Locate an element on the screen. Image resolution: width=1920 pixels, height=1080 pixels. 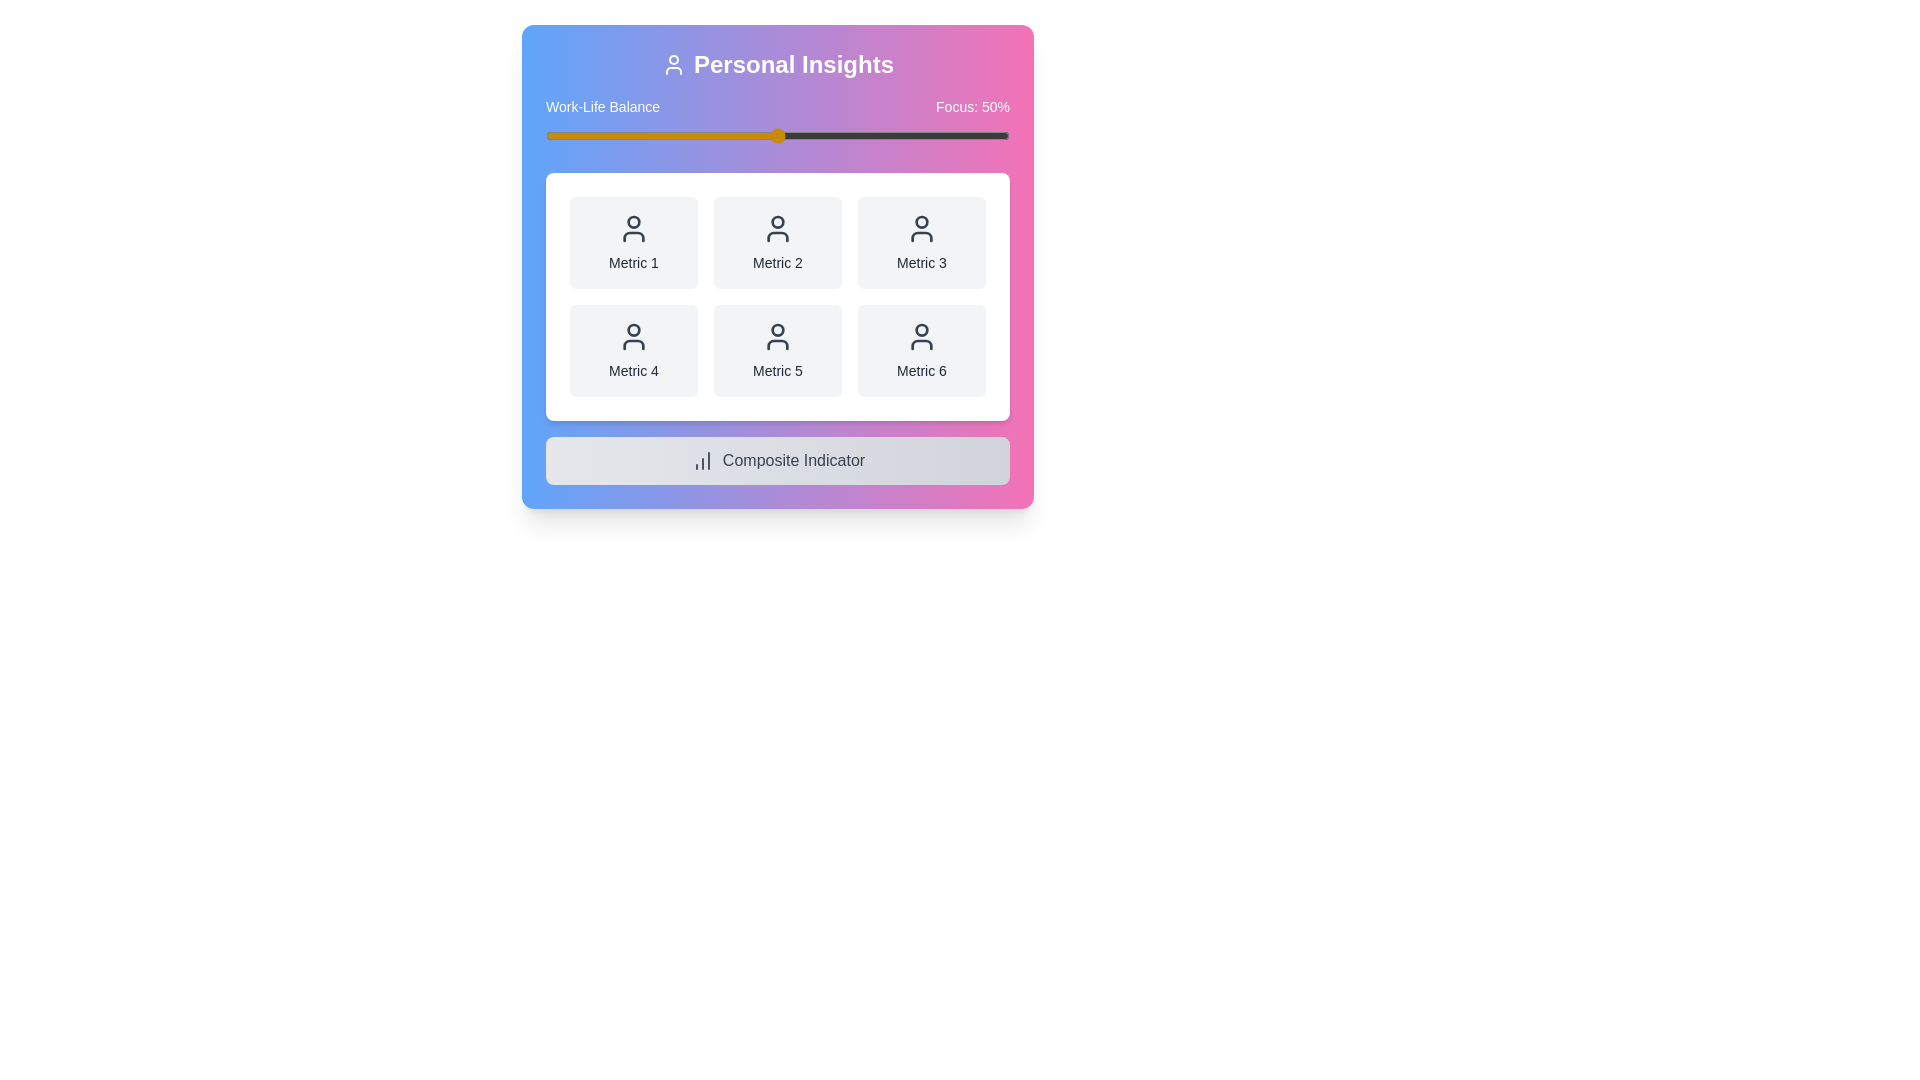
the slider to set the focus percentage to 62 is located at coordinates (833, 135).